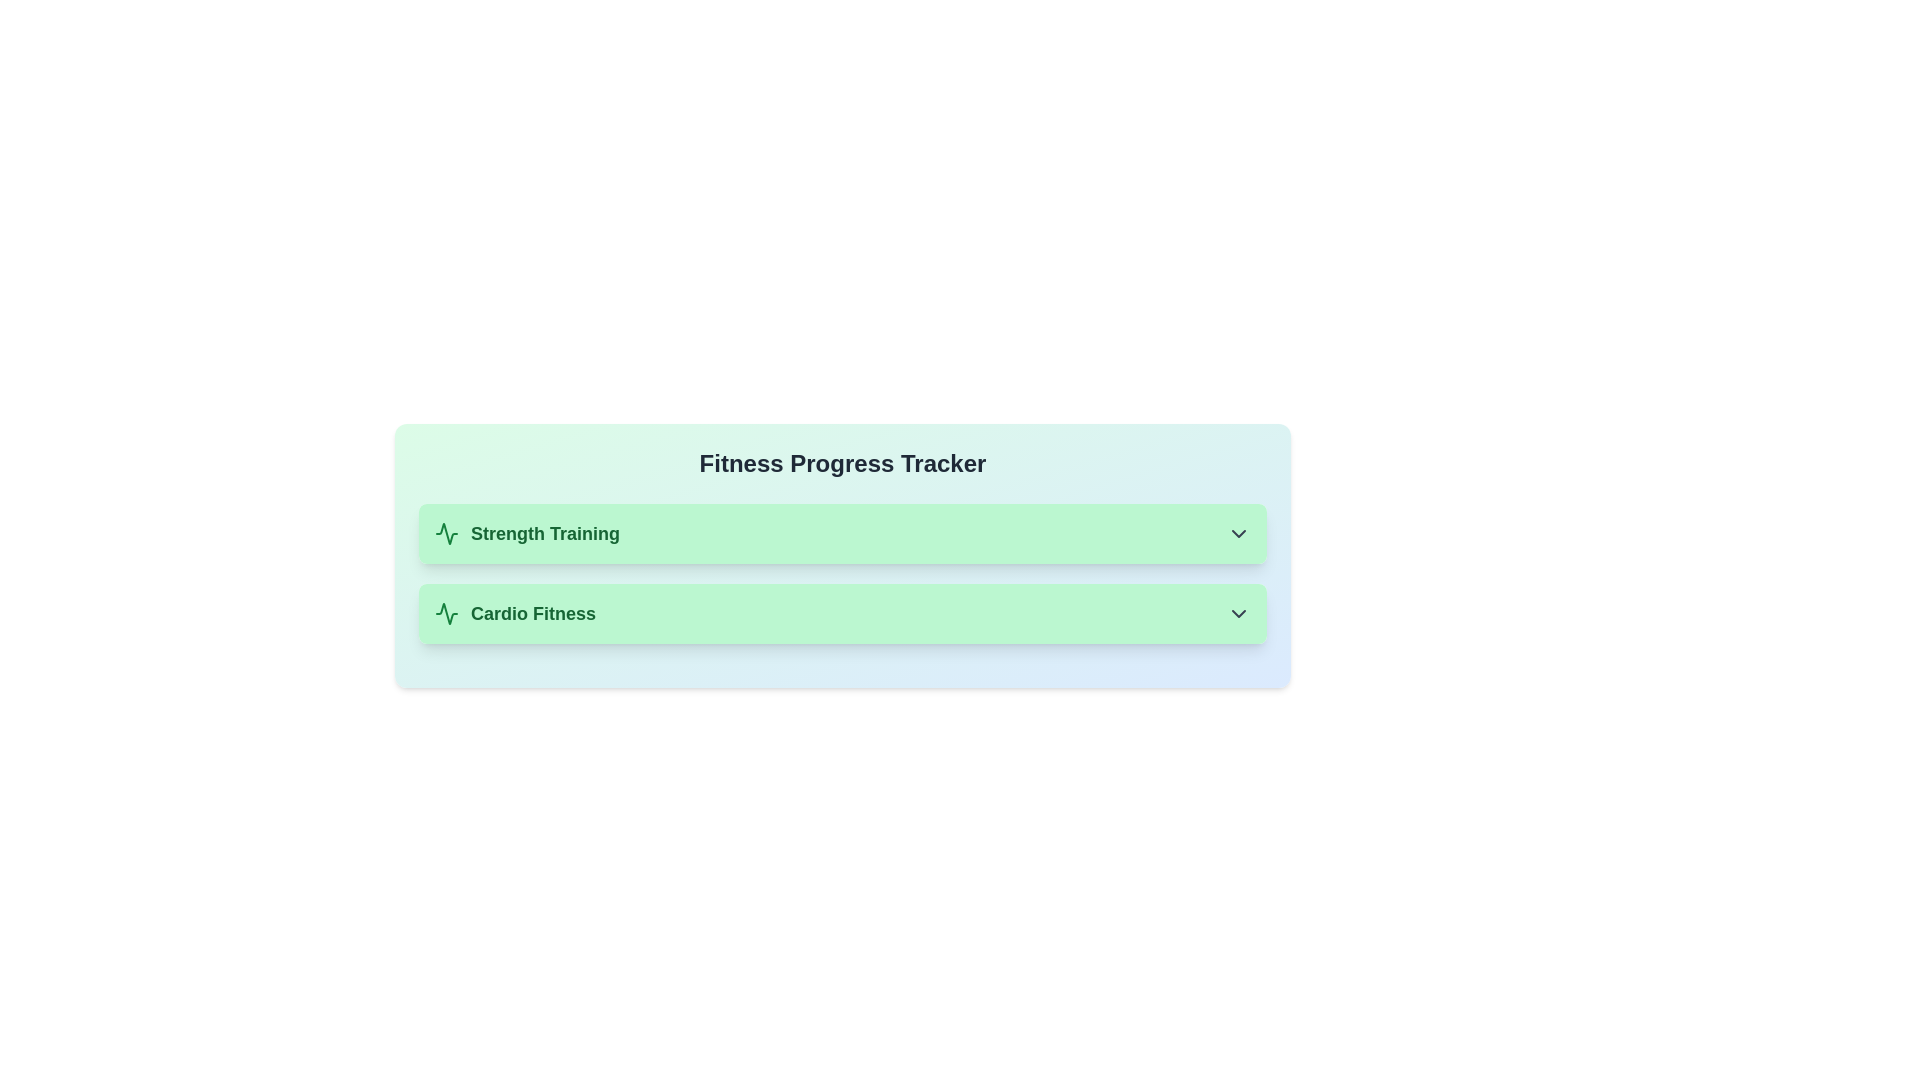 This screenshot has width=1920, height=1080. Describe the element at coordinates (843, 612) in the screenshot. I see `the 'Cardio Fitness' section card` at that location.